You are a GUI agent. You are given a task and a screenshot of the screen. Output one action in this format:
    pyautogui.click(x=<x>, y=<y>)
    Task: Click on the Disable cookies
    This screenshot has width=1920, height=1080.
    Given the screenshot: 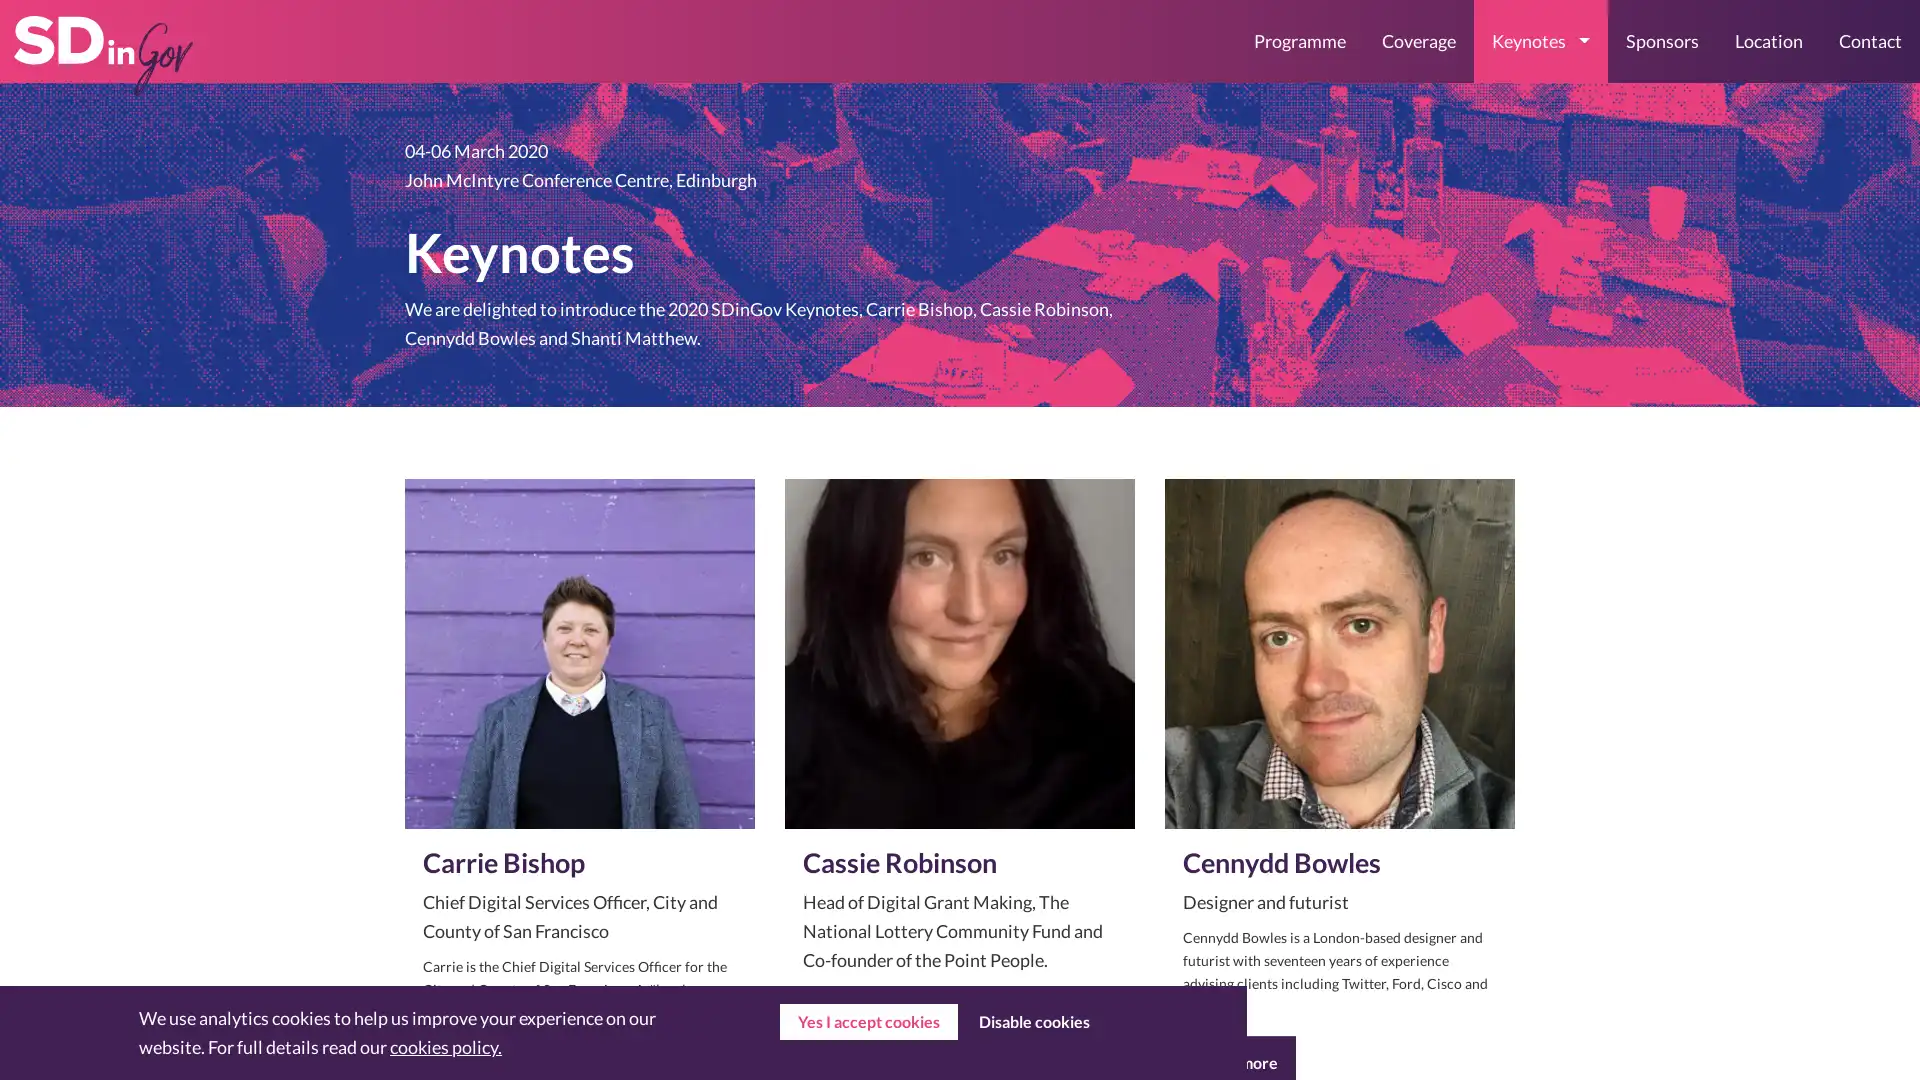 What is the action you would take?
    pyautogui.click(x=1033, y=1022)
    